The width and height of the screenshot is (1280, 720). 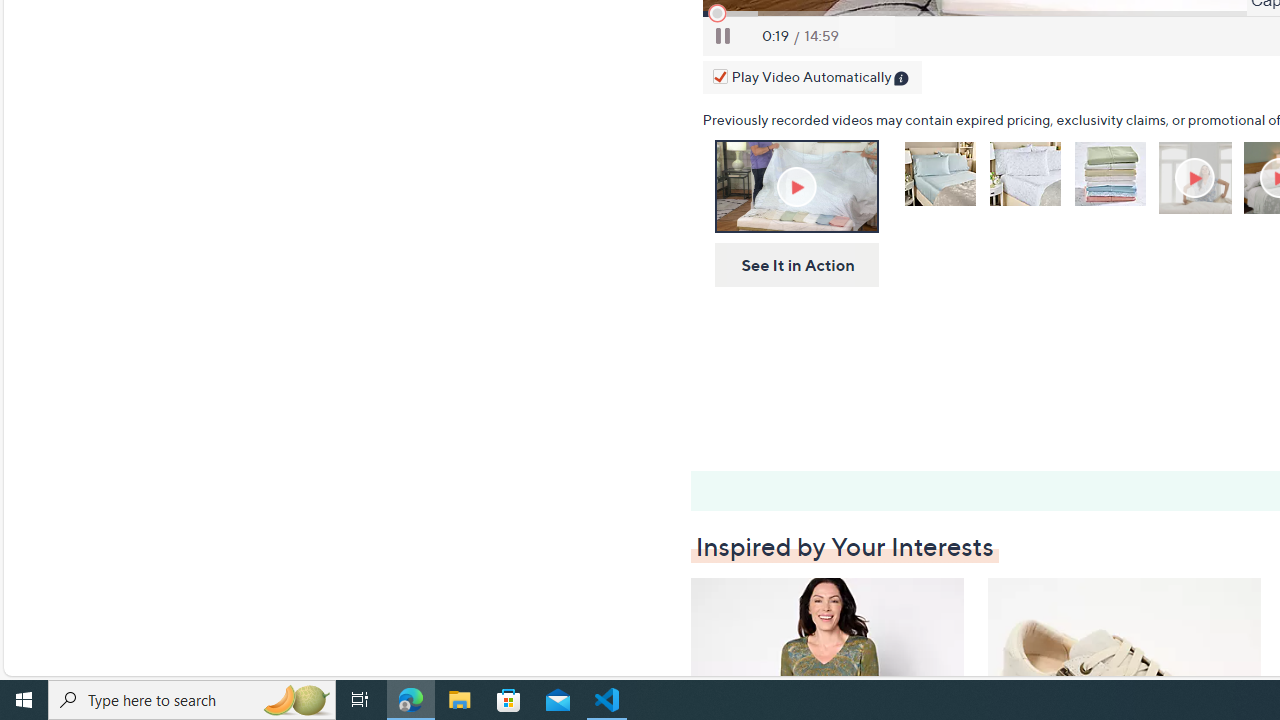 I want to click on 'Pause', so click(x=722, y=36).